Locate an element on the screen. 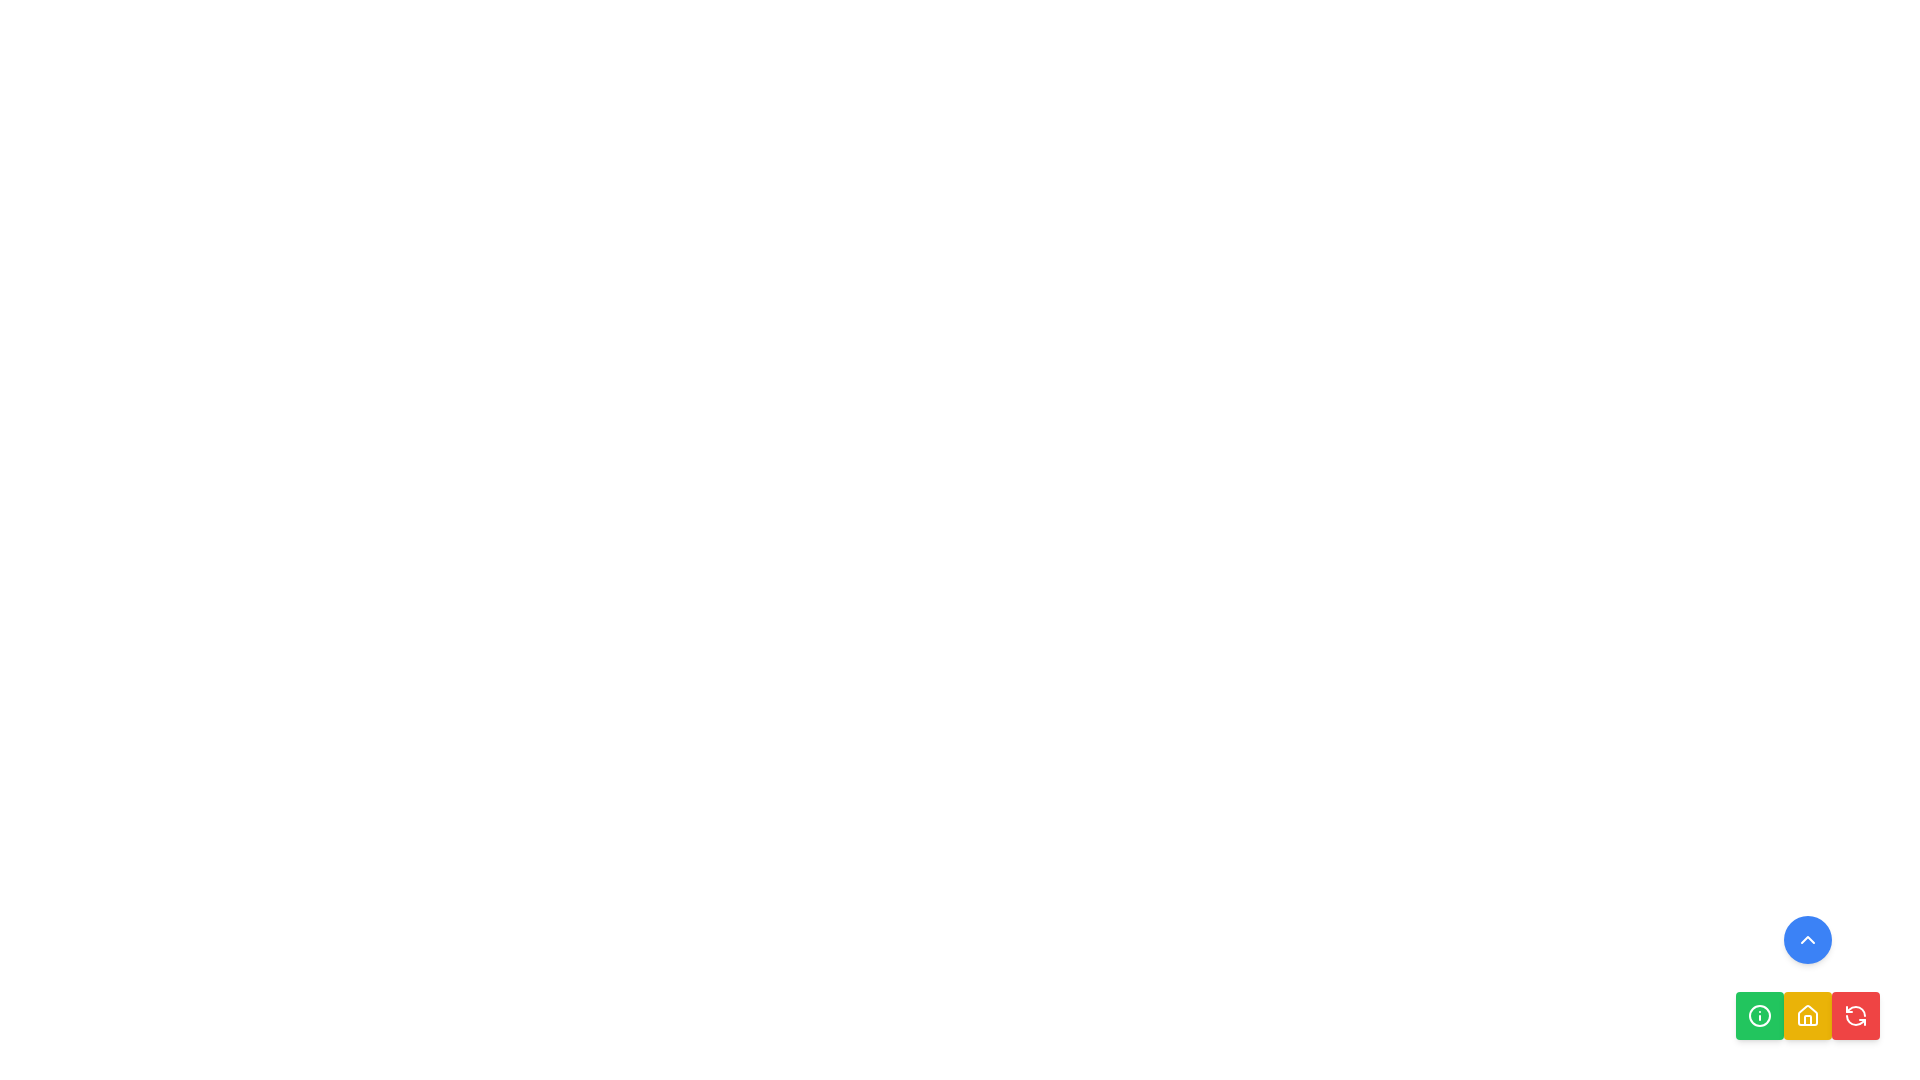 The image size is (1920, 1080). the small circular information icon with a green background located inside the green button at the bottom right corner of the interface is located at coordinates (1760, 1015).